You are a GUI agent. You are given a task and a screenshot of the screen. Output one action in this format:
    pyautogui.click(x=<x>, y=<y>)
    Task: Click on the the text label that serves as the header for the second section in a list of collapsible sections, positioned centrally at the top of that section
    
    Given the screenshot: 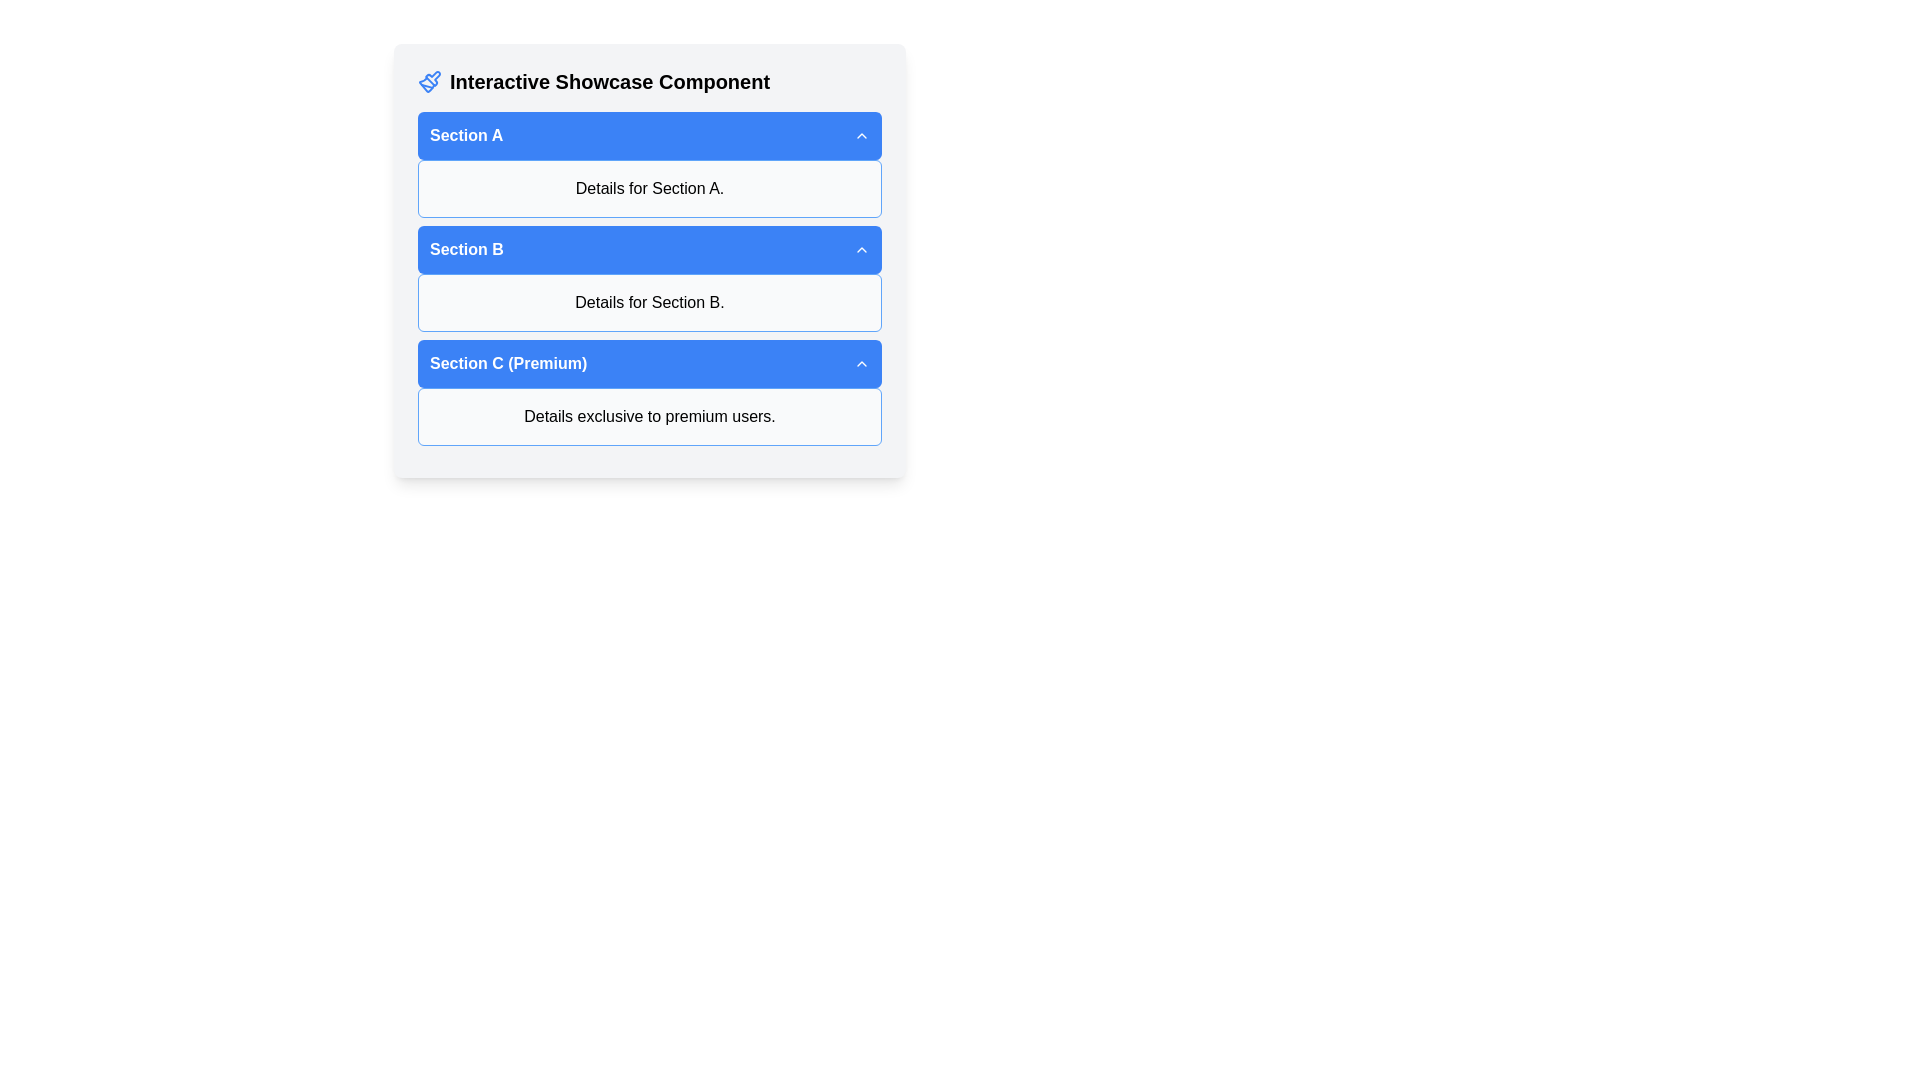 What is the action you would take?
    pyautogui.click(x=465, y=249)
    